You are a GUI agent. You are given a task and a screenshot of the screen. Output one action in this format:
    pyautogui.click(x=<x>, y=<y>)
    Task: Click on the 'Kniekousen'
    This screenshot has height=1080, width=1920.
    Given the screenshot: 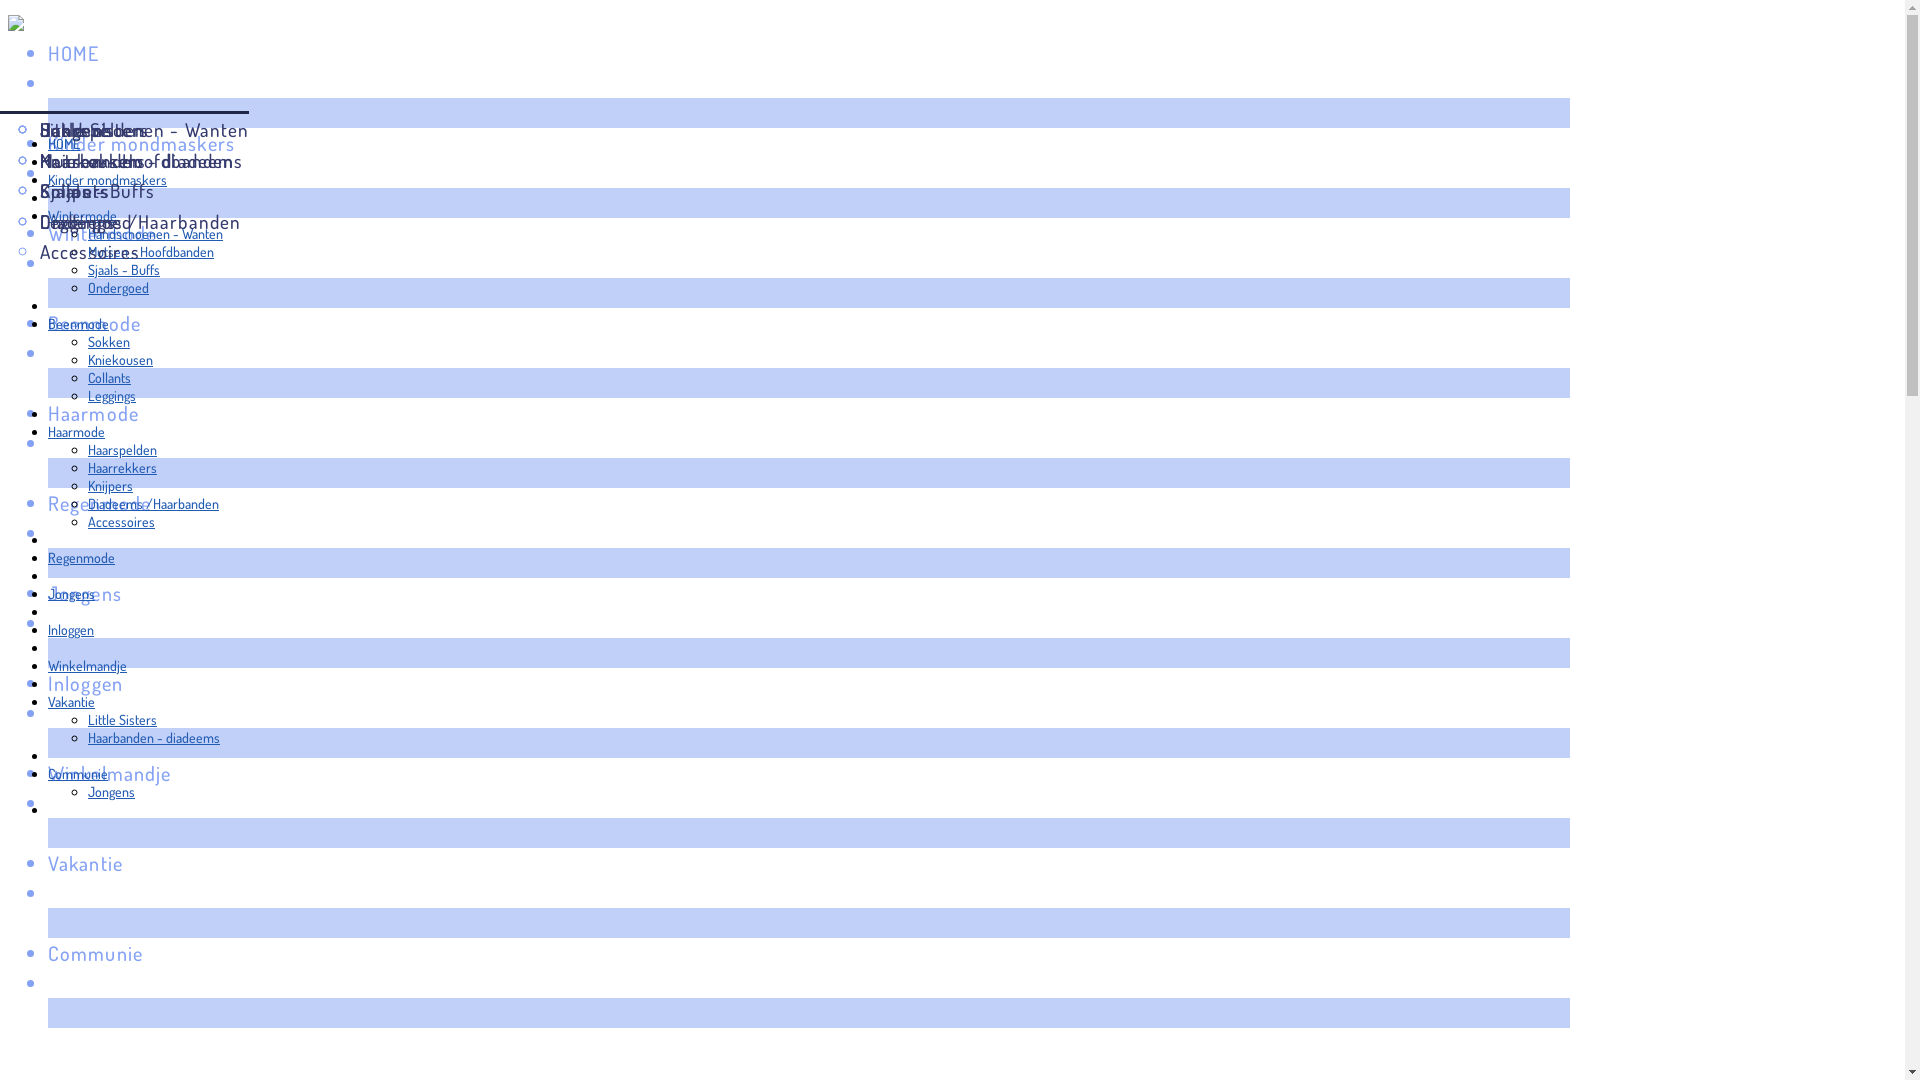 What is the action you would take?
    pyautogui.click(x=119, y=358)
    